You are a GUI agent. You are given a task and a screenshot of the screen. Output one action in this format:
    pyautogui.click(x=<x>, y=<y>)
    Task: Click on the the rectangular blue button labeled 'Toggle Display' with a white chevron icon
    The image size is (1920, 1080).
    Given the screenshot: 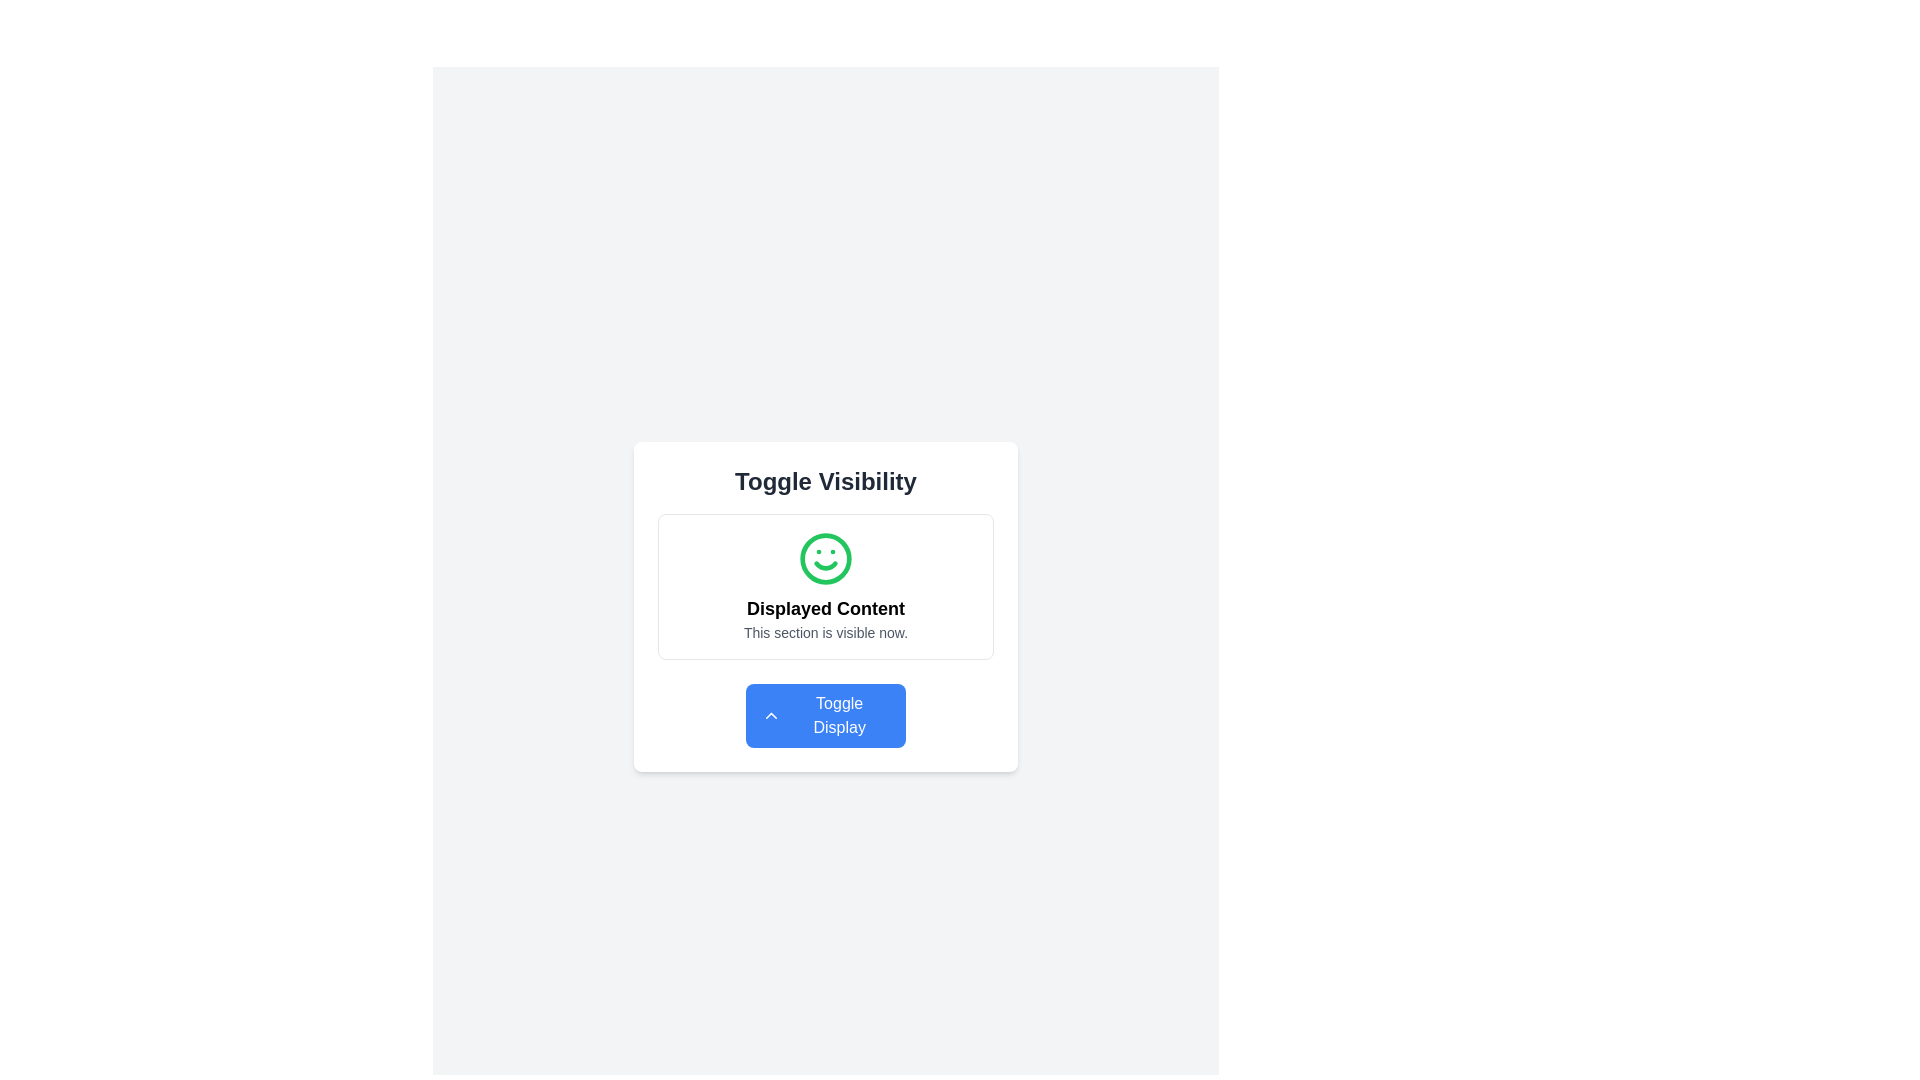 What is the action you would take?
    pyautogui.click(x=825, y=715)
    